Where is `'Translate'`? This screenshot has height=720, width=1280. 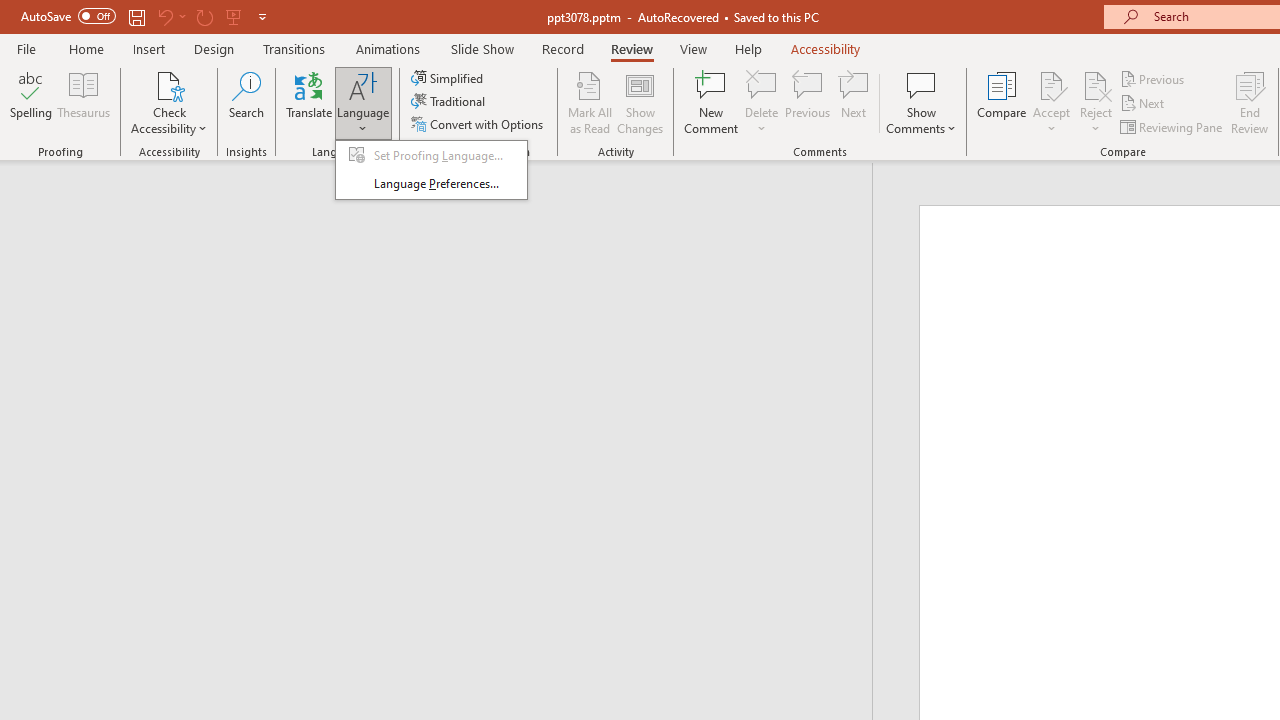 'Translate' is located at coordinates (308, 103).